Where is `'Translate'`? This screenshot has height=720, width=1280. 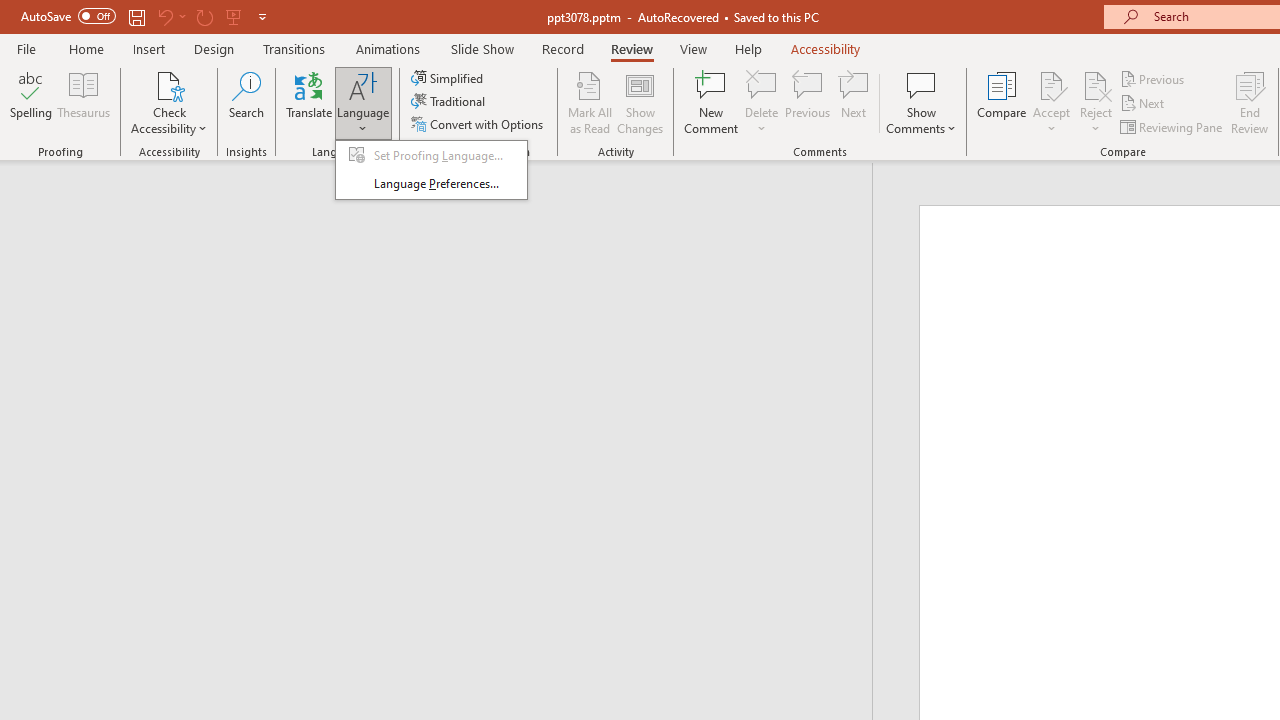 'Translate' is located at coordinates (308, 103).